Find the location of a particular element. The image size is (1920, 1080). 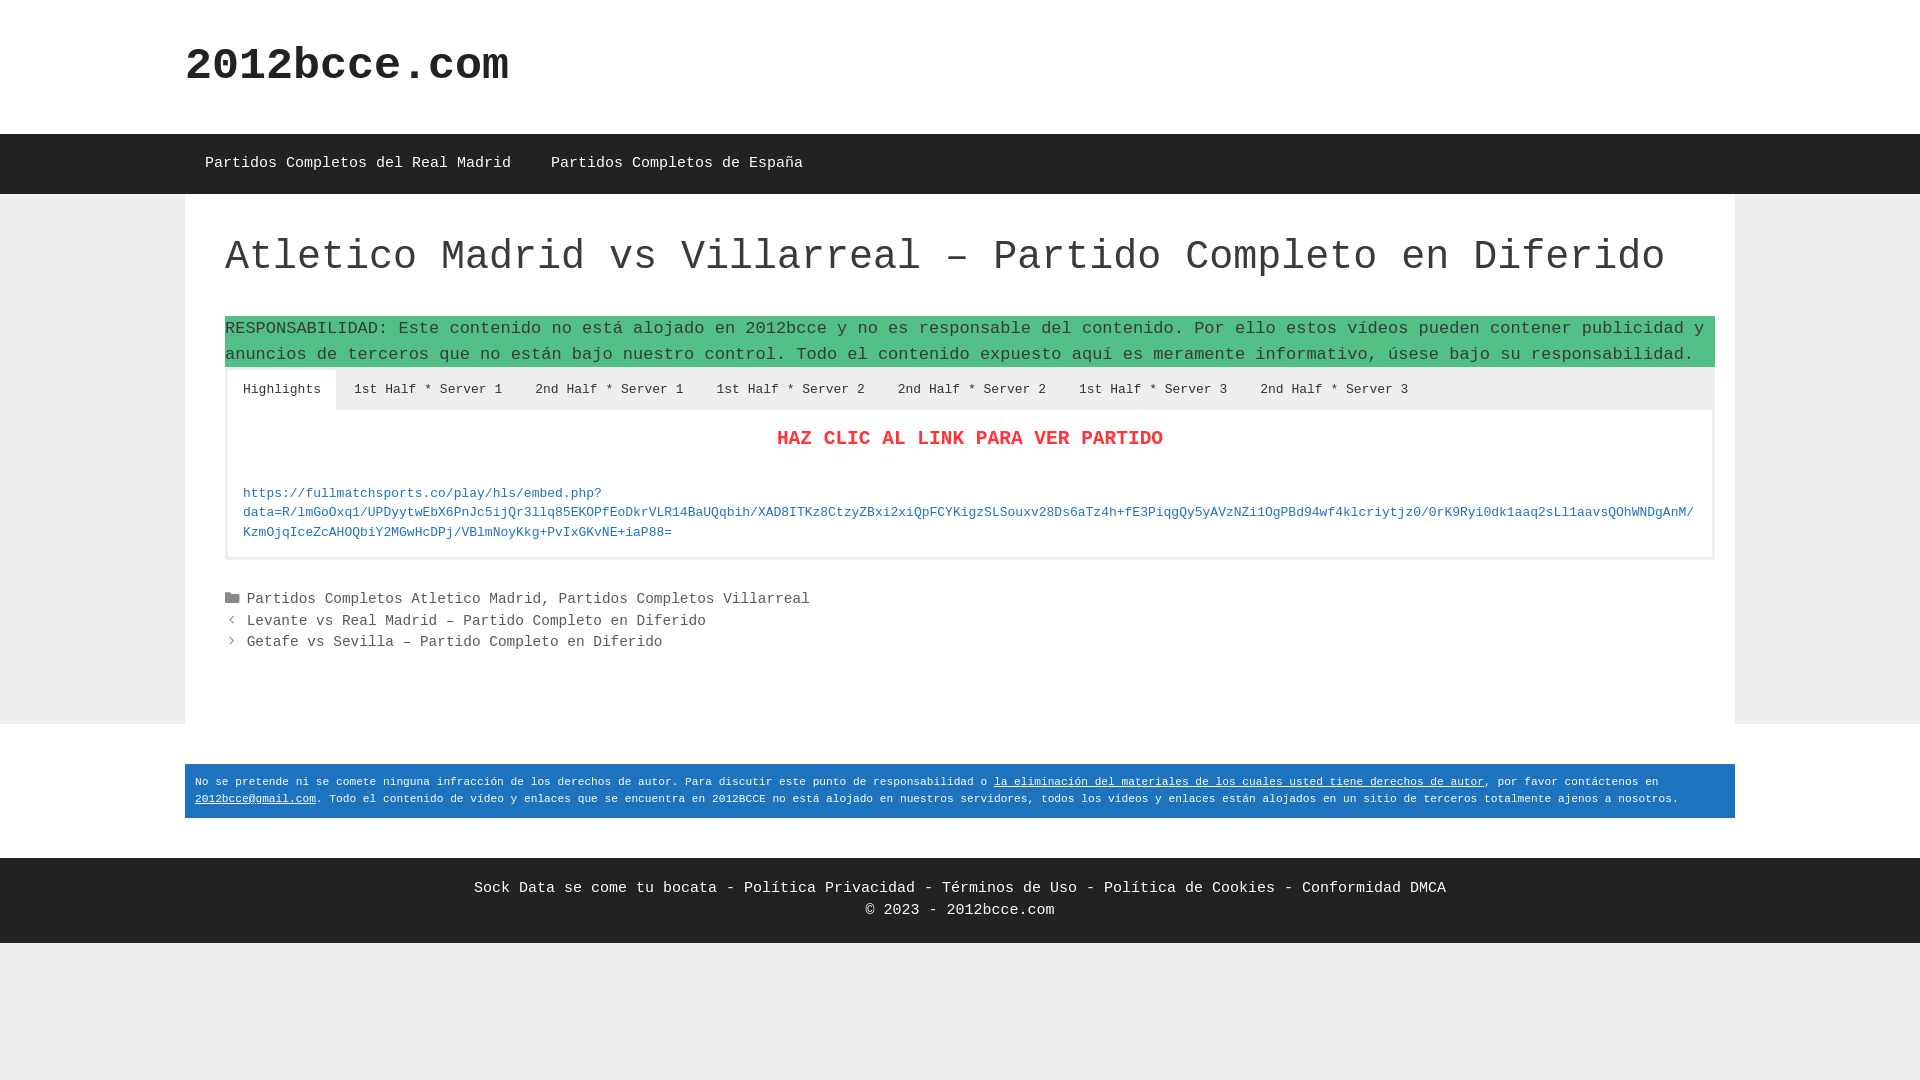

'Conformidad DMCA' is located at coordinates (1372, 887).